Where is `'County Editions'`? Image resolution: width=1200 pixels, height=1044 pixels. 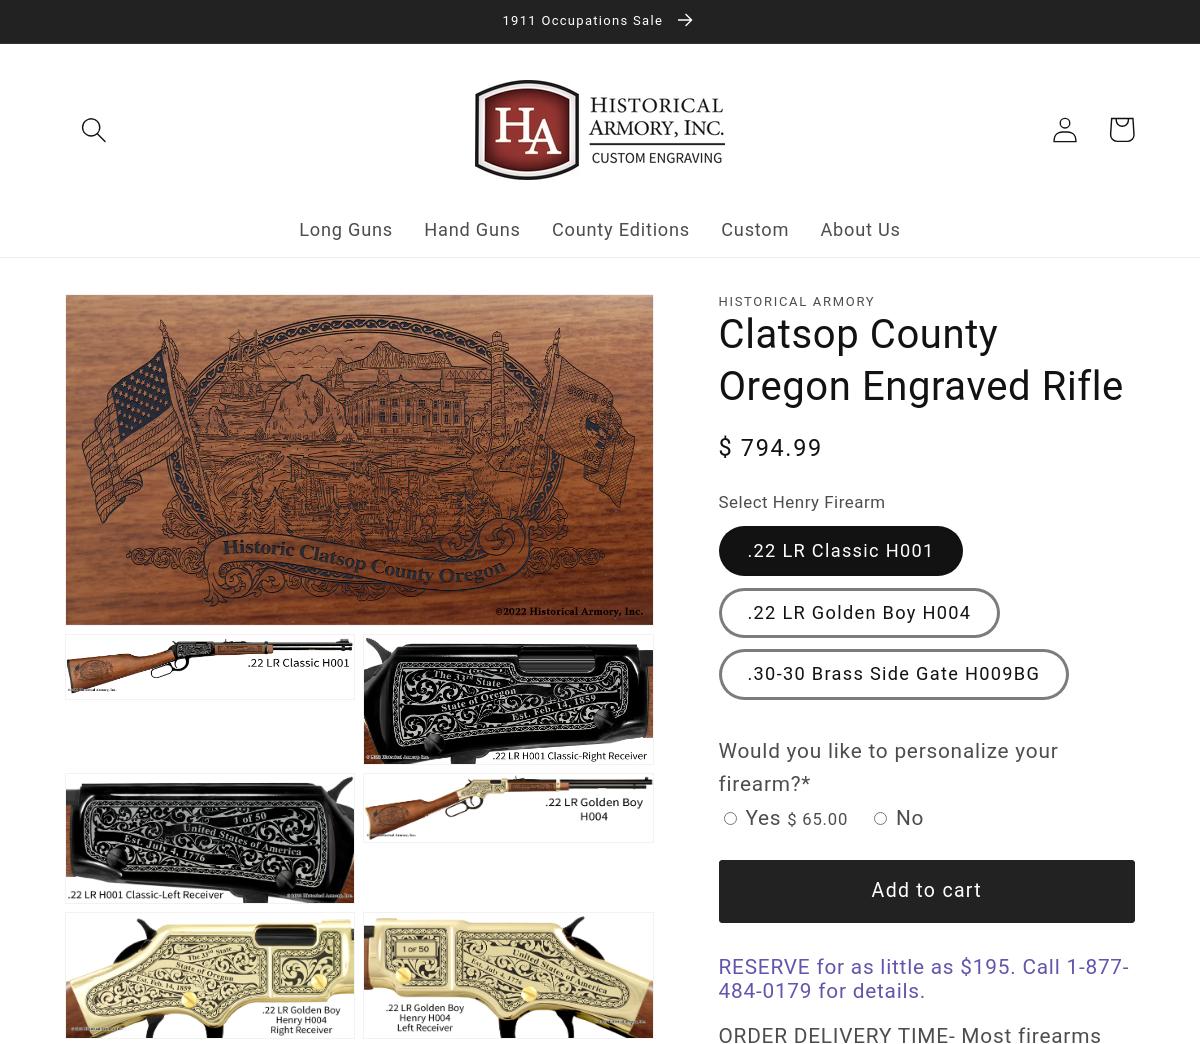 'County Editions' is located at coordinates (620, 228).